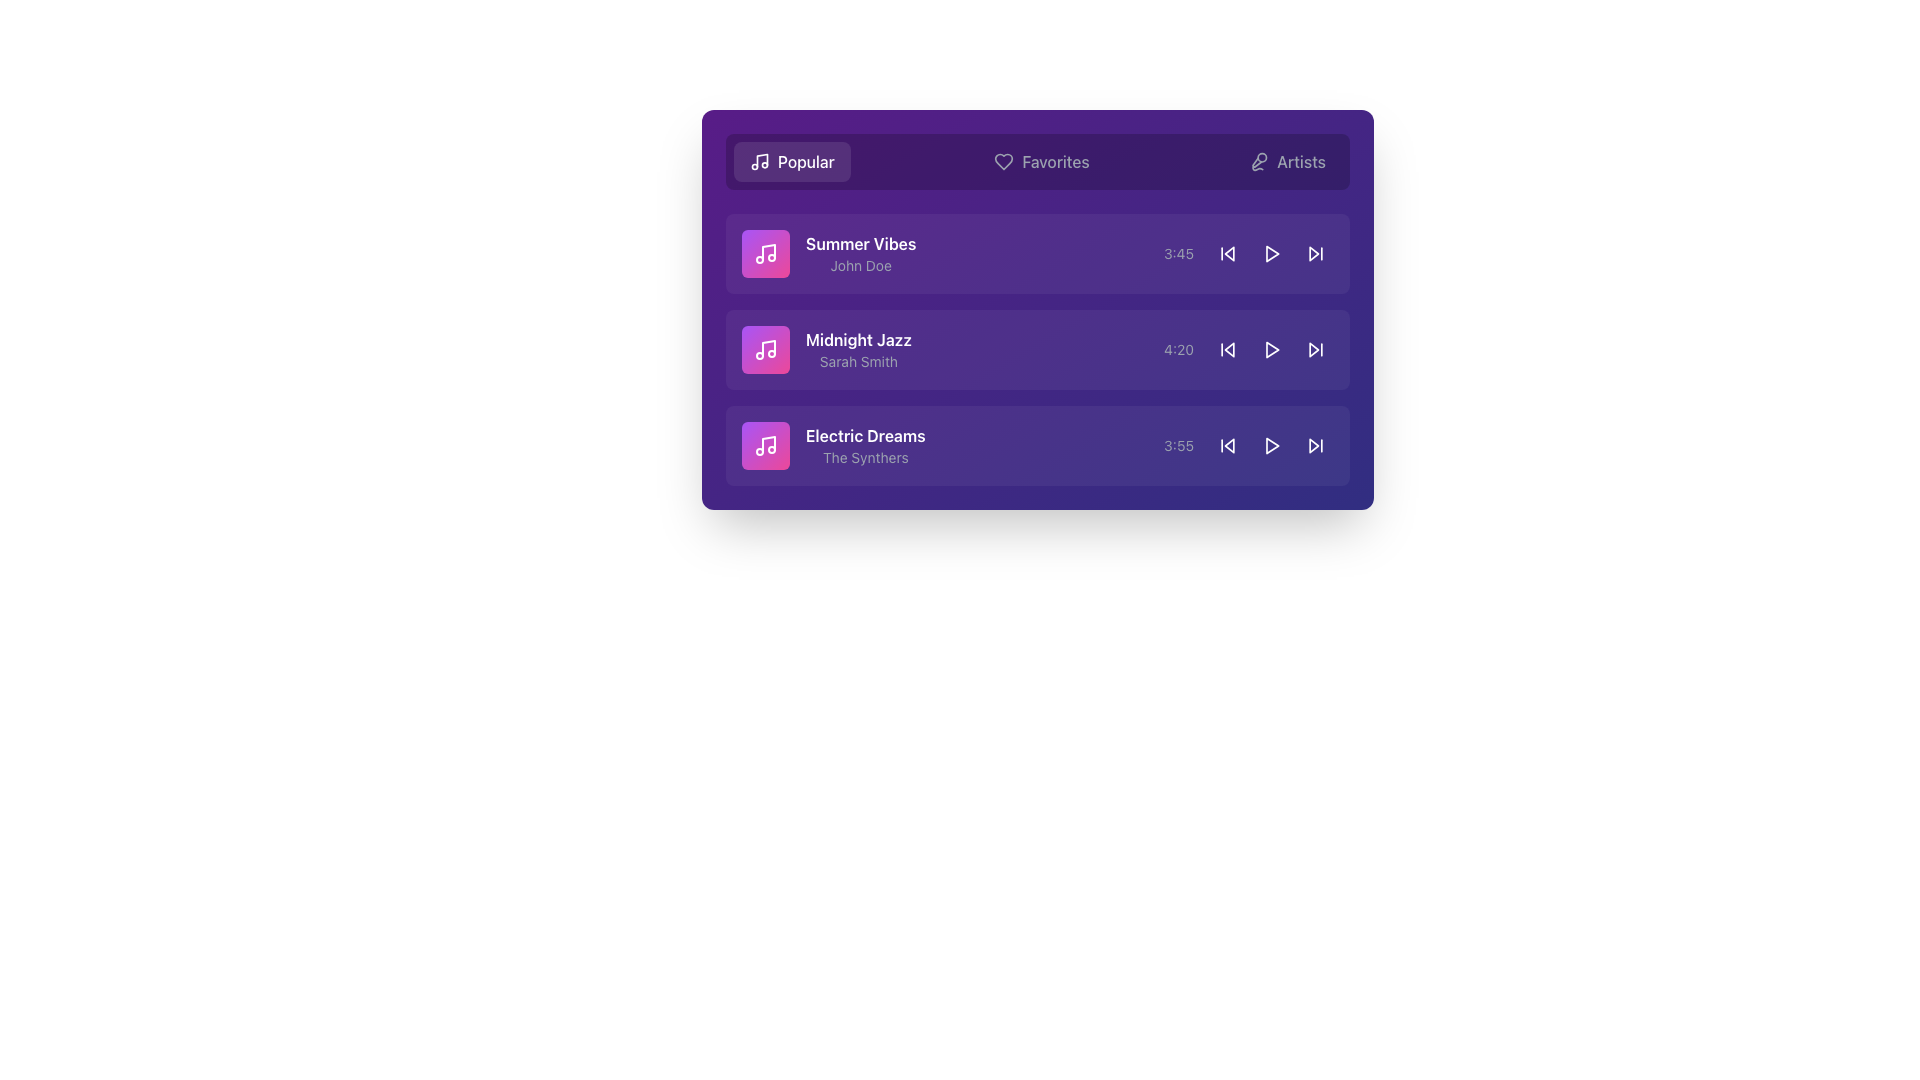 The height and width of the screenshot is (1080, 1920). What do you see at coordinates (861, 253) in the screenshot?
I see `the text display element that shows the title and artist of a music track in the first row of the playlist interface, which is aligned with the album cover icon on the left` at bounding box center [861, 253].